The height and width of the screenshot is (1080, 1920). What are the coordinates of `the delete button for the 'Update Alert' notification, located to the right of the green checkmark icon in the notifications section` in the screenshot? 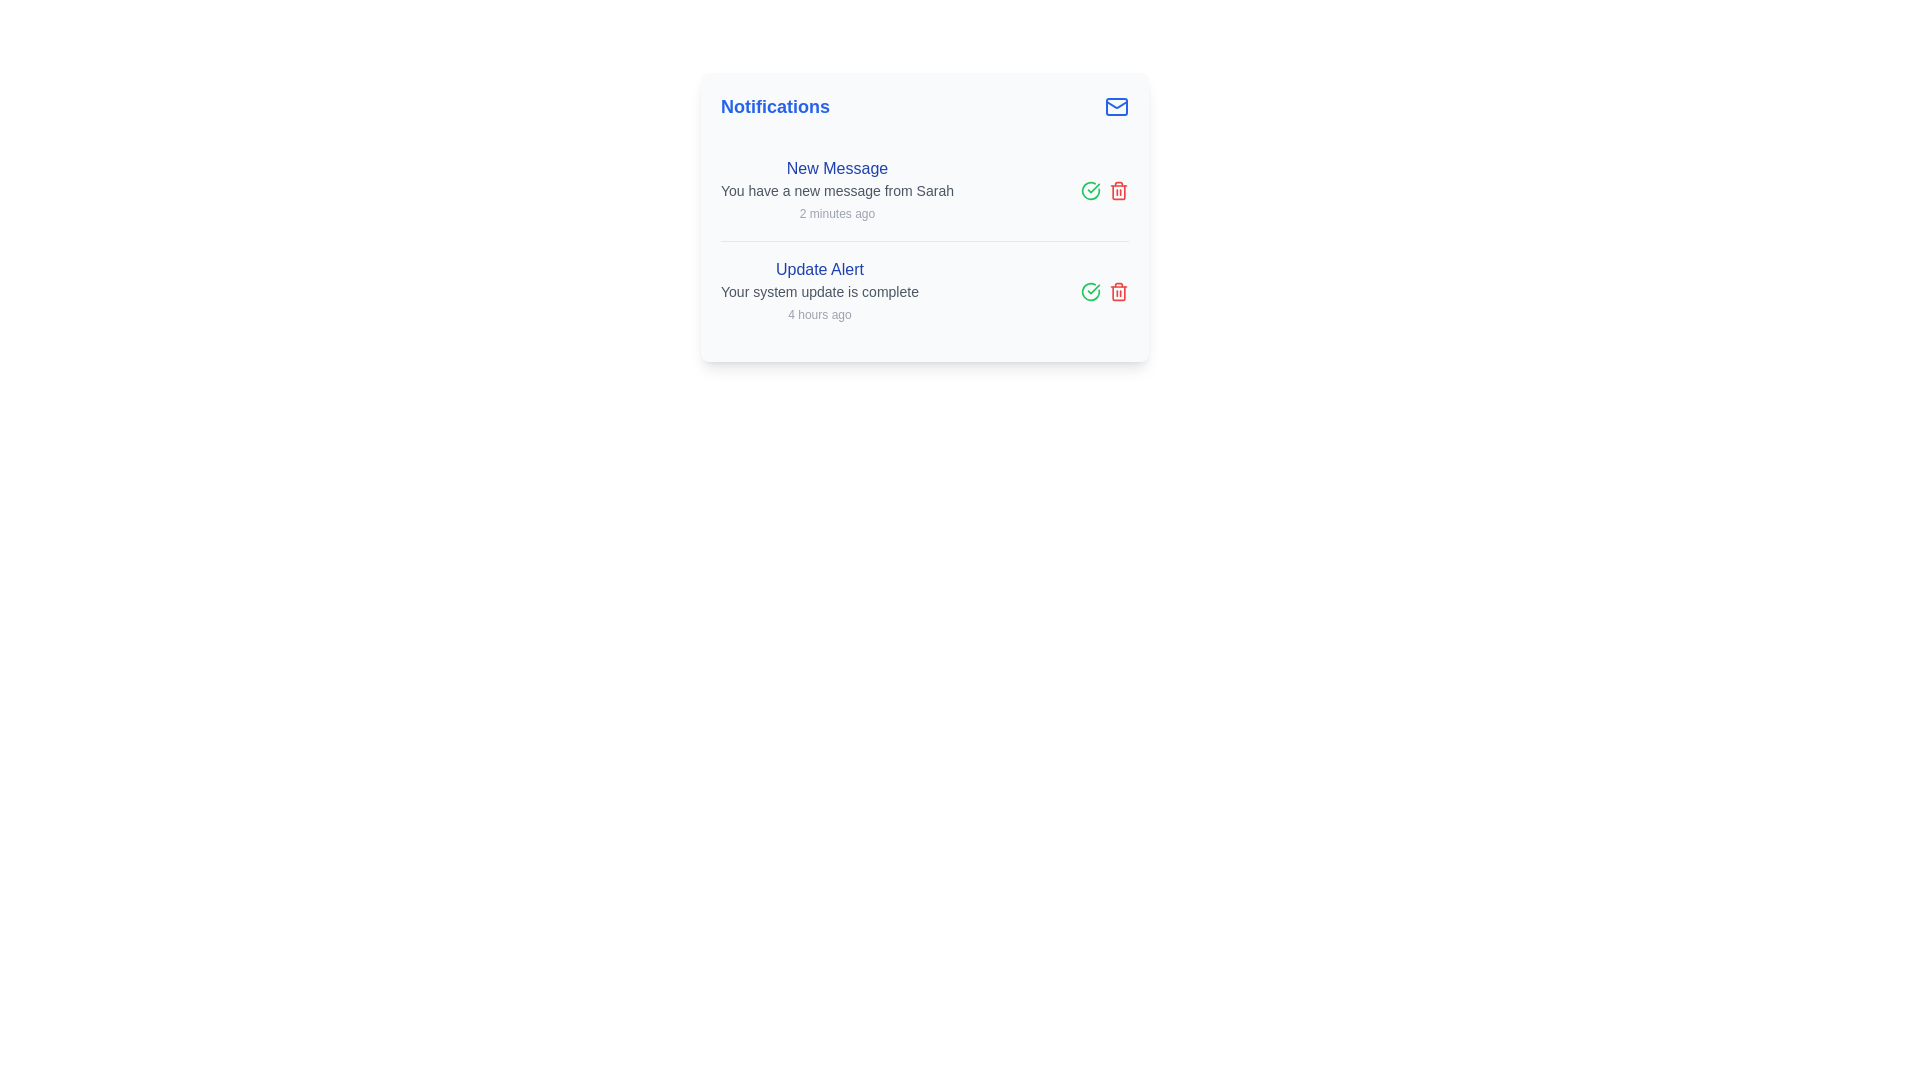 It's located at (1117, 292).